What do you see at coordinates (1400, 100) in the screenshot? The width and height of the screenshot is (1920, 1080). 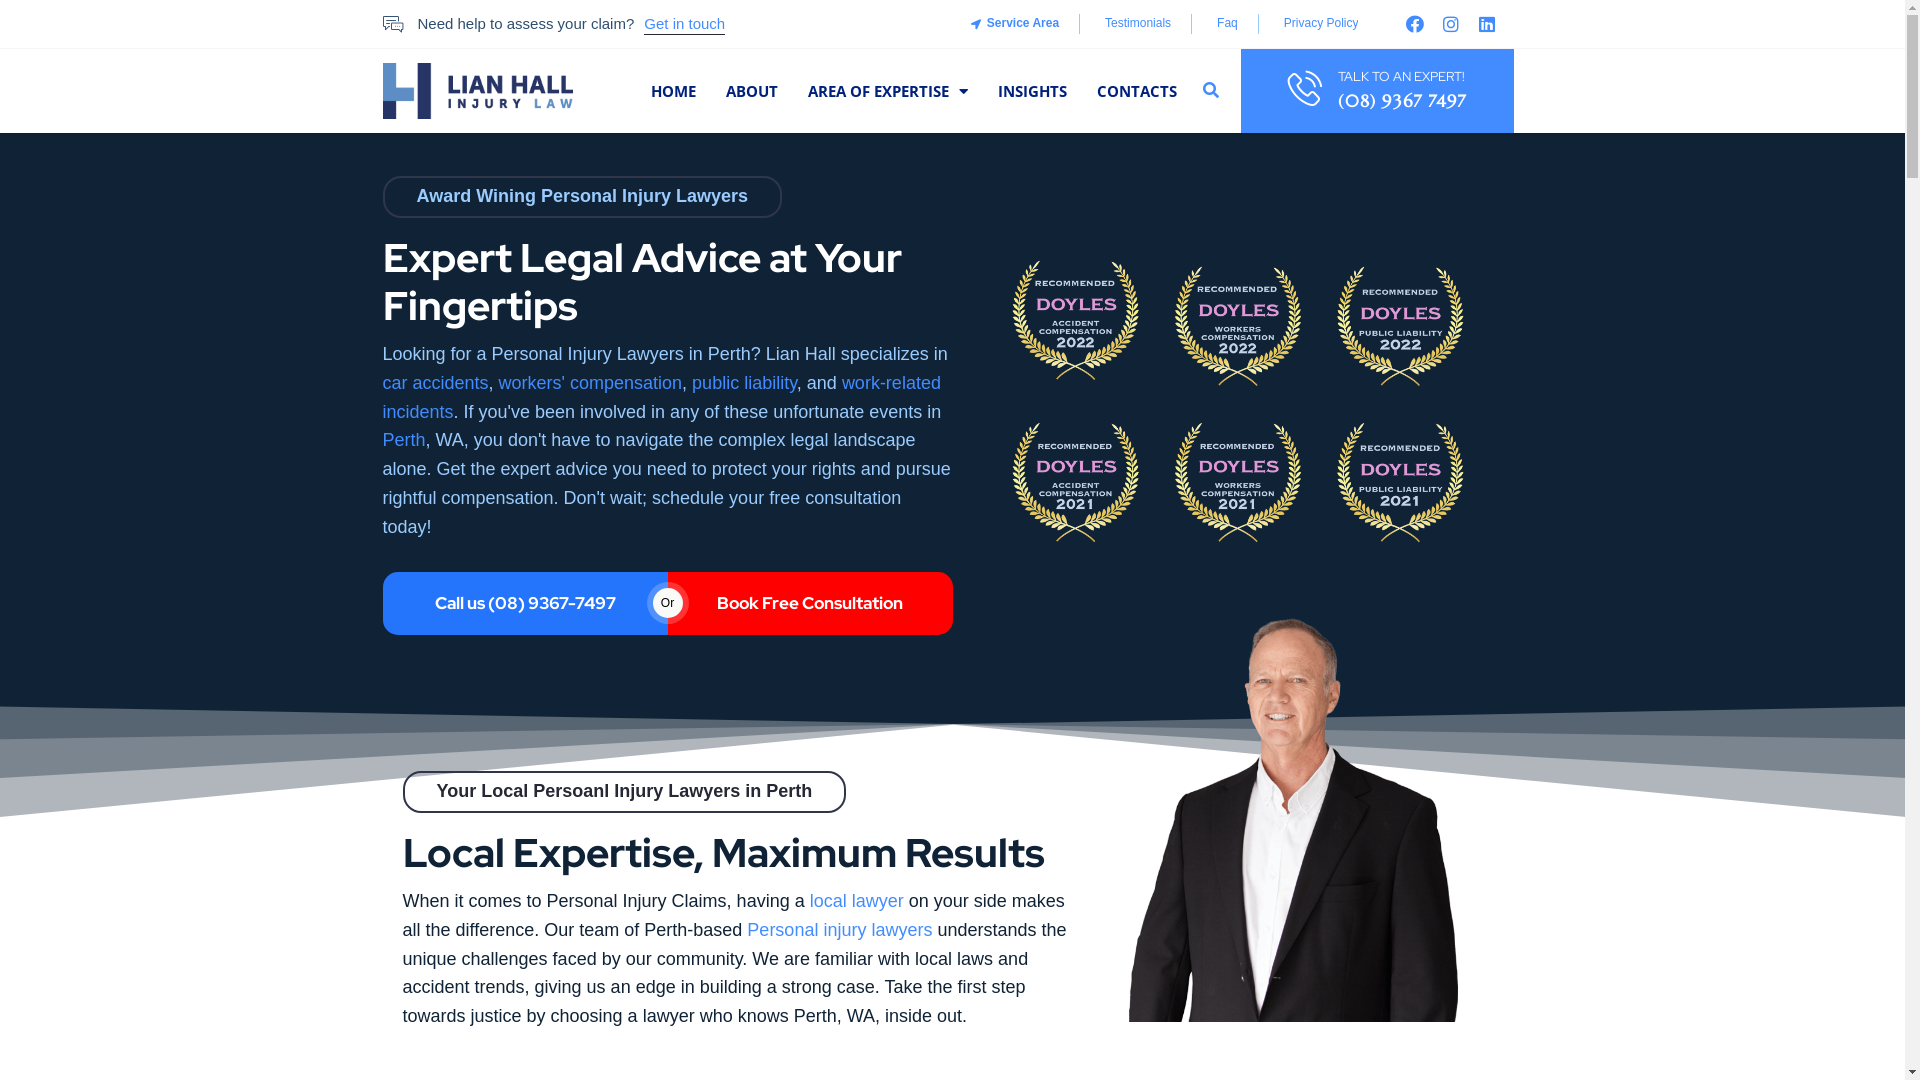 I see `'(08) 9367 7497'` at bounding box center [1400, 100].